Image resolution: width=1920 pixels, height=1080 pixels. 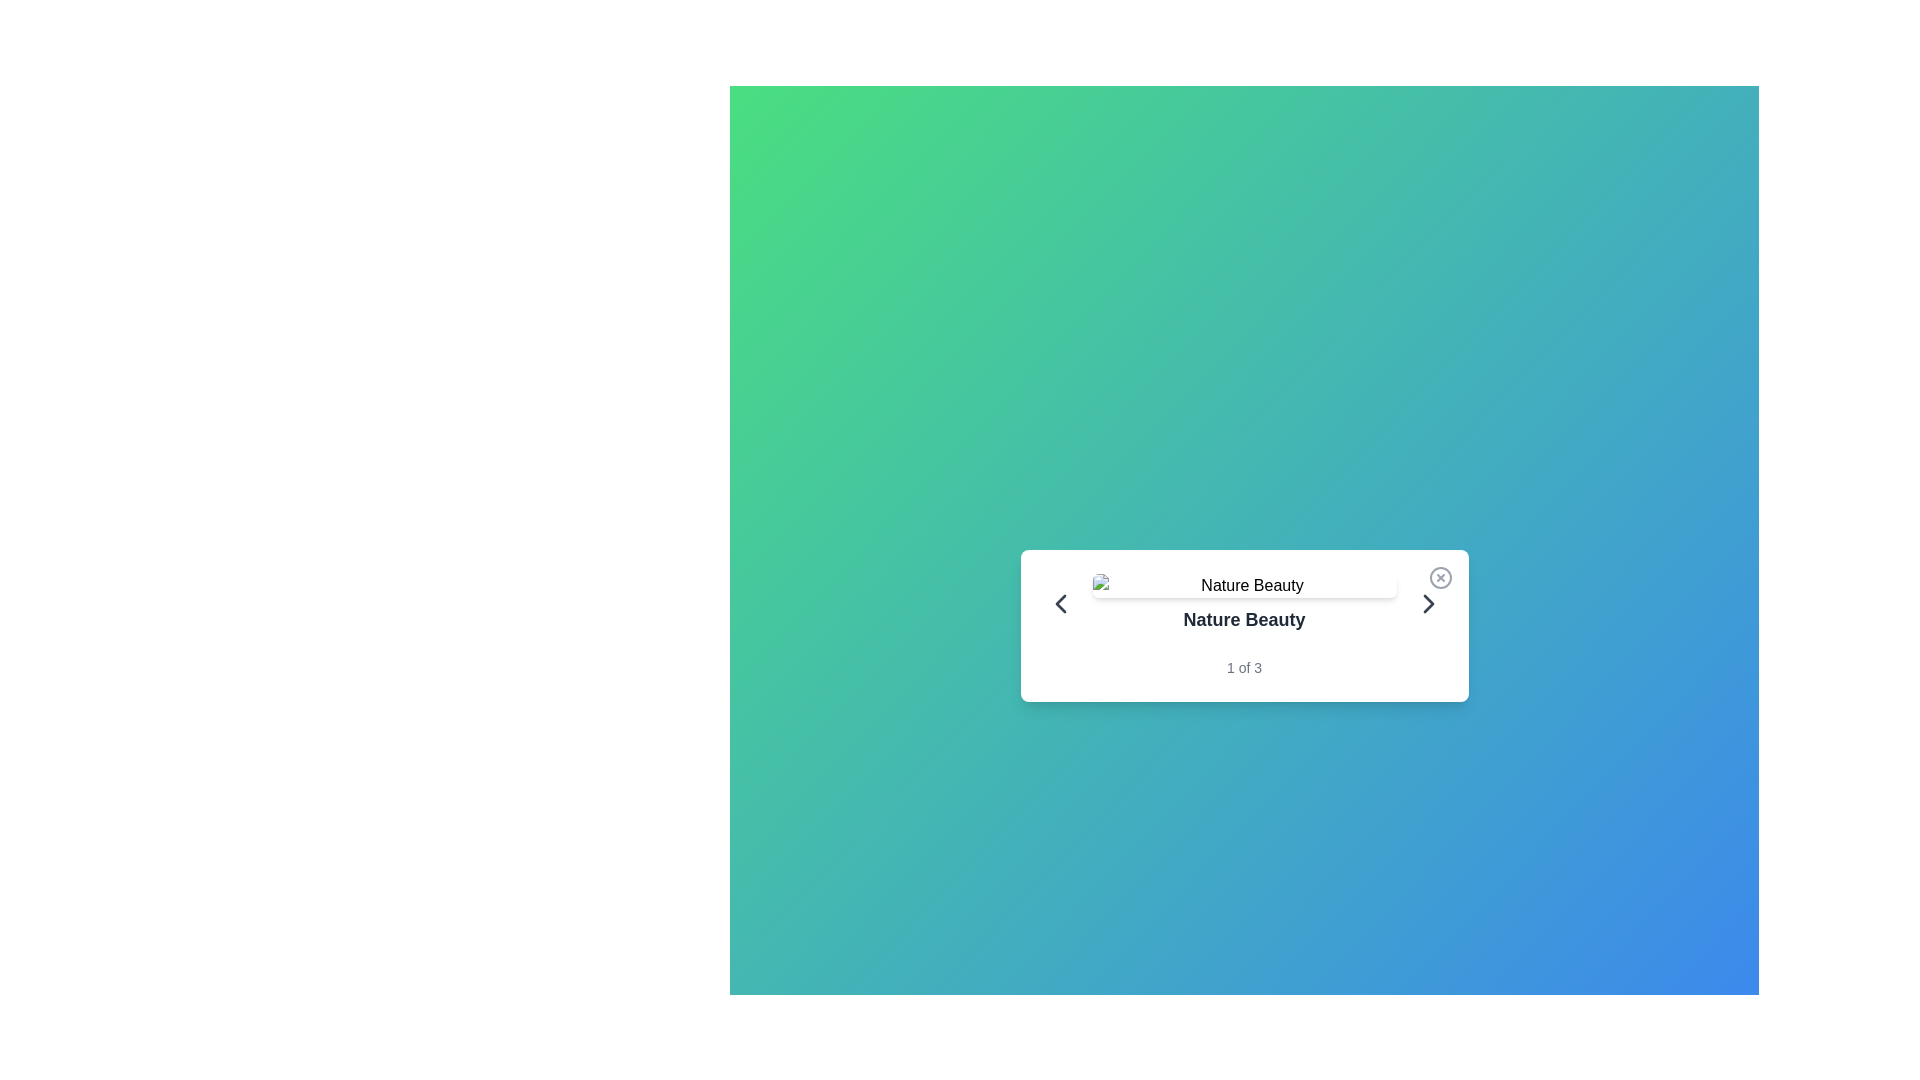 I want to click on the static text label located below the image placeholder in the center of the interface, so click(x=1243, y=603).